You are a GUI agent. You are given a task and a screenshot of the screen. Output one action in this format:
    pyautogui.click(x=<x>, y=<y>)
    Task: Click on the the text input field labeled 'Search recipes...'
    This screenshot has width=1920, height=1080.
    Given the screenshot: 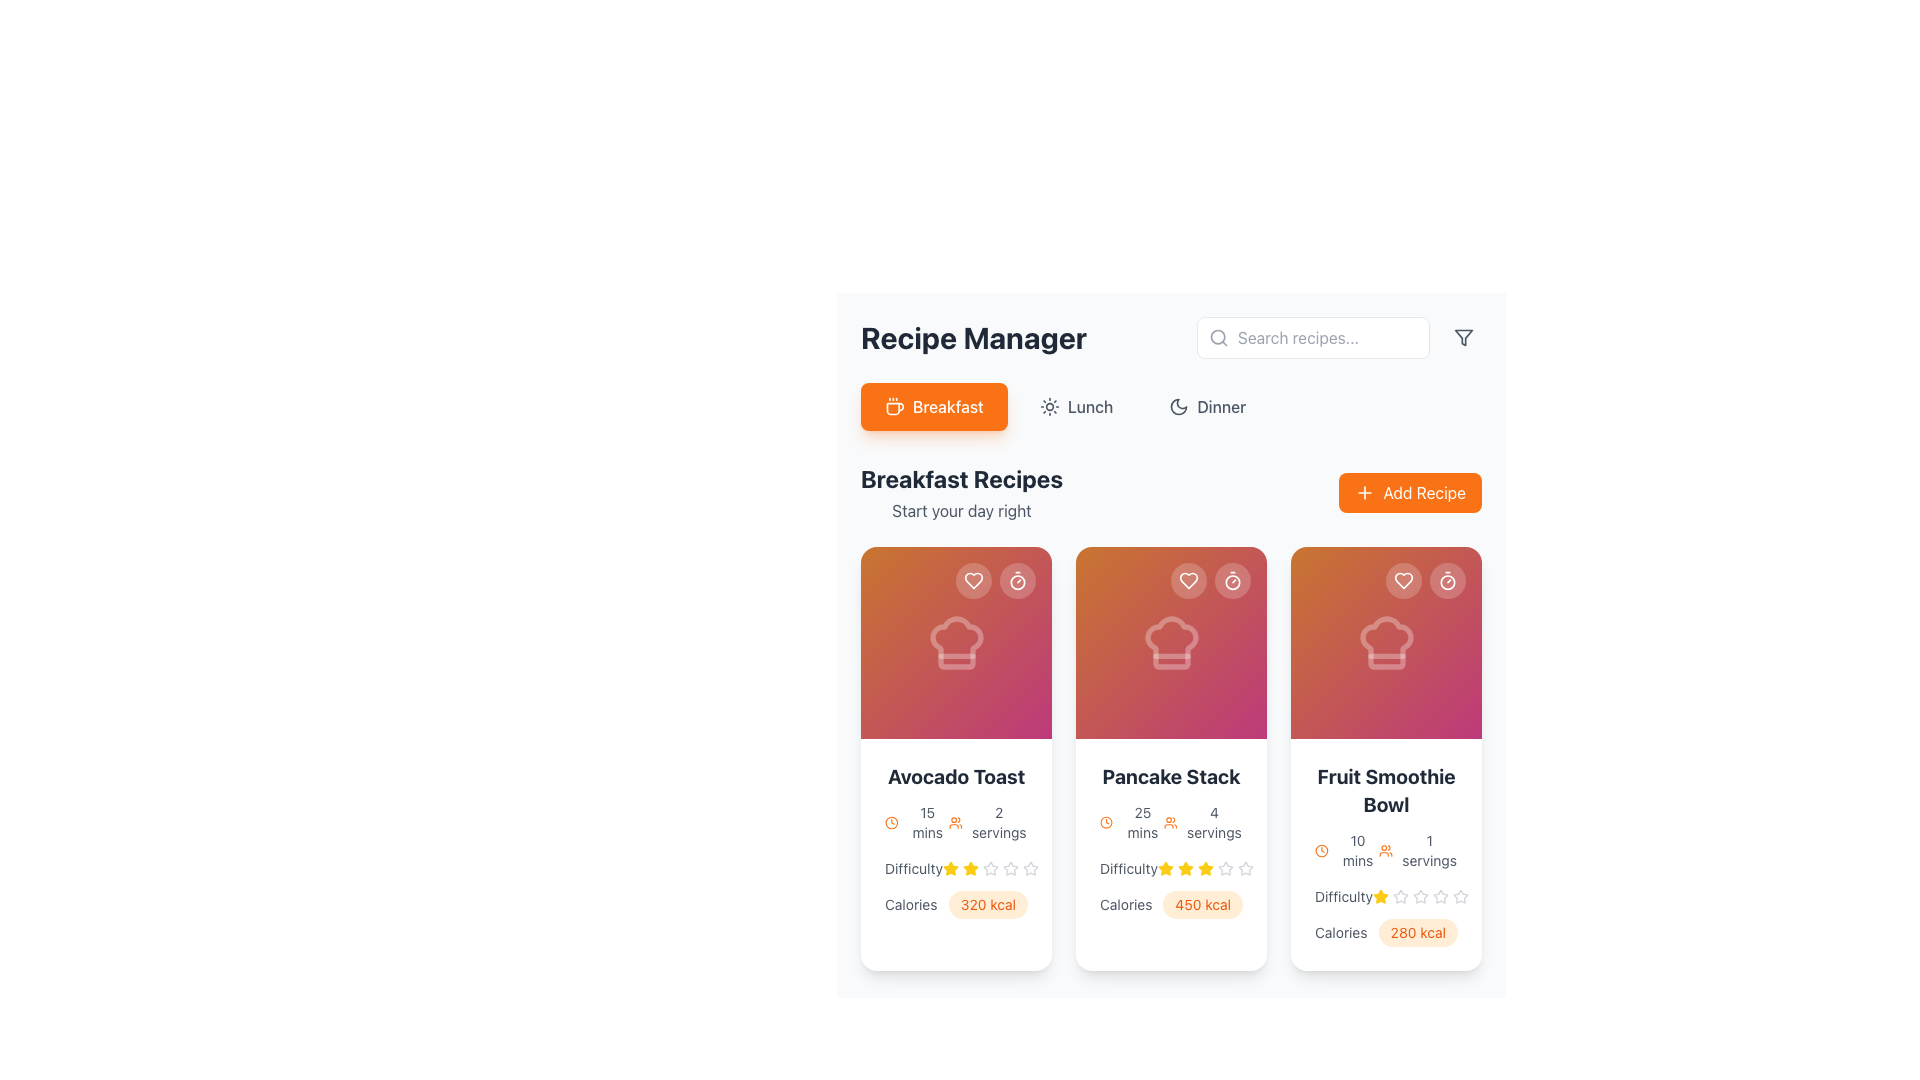 What is the action you would take?
    pyautogui.click(x=1313, y=337)
    